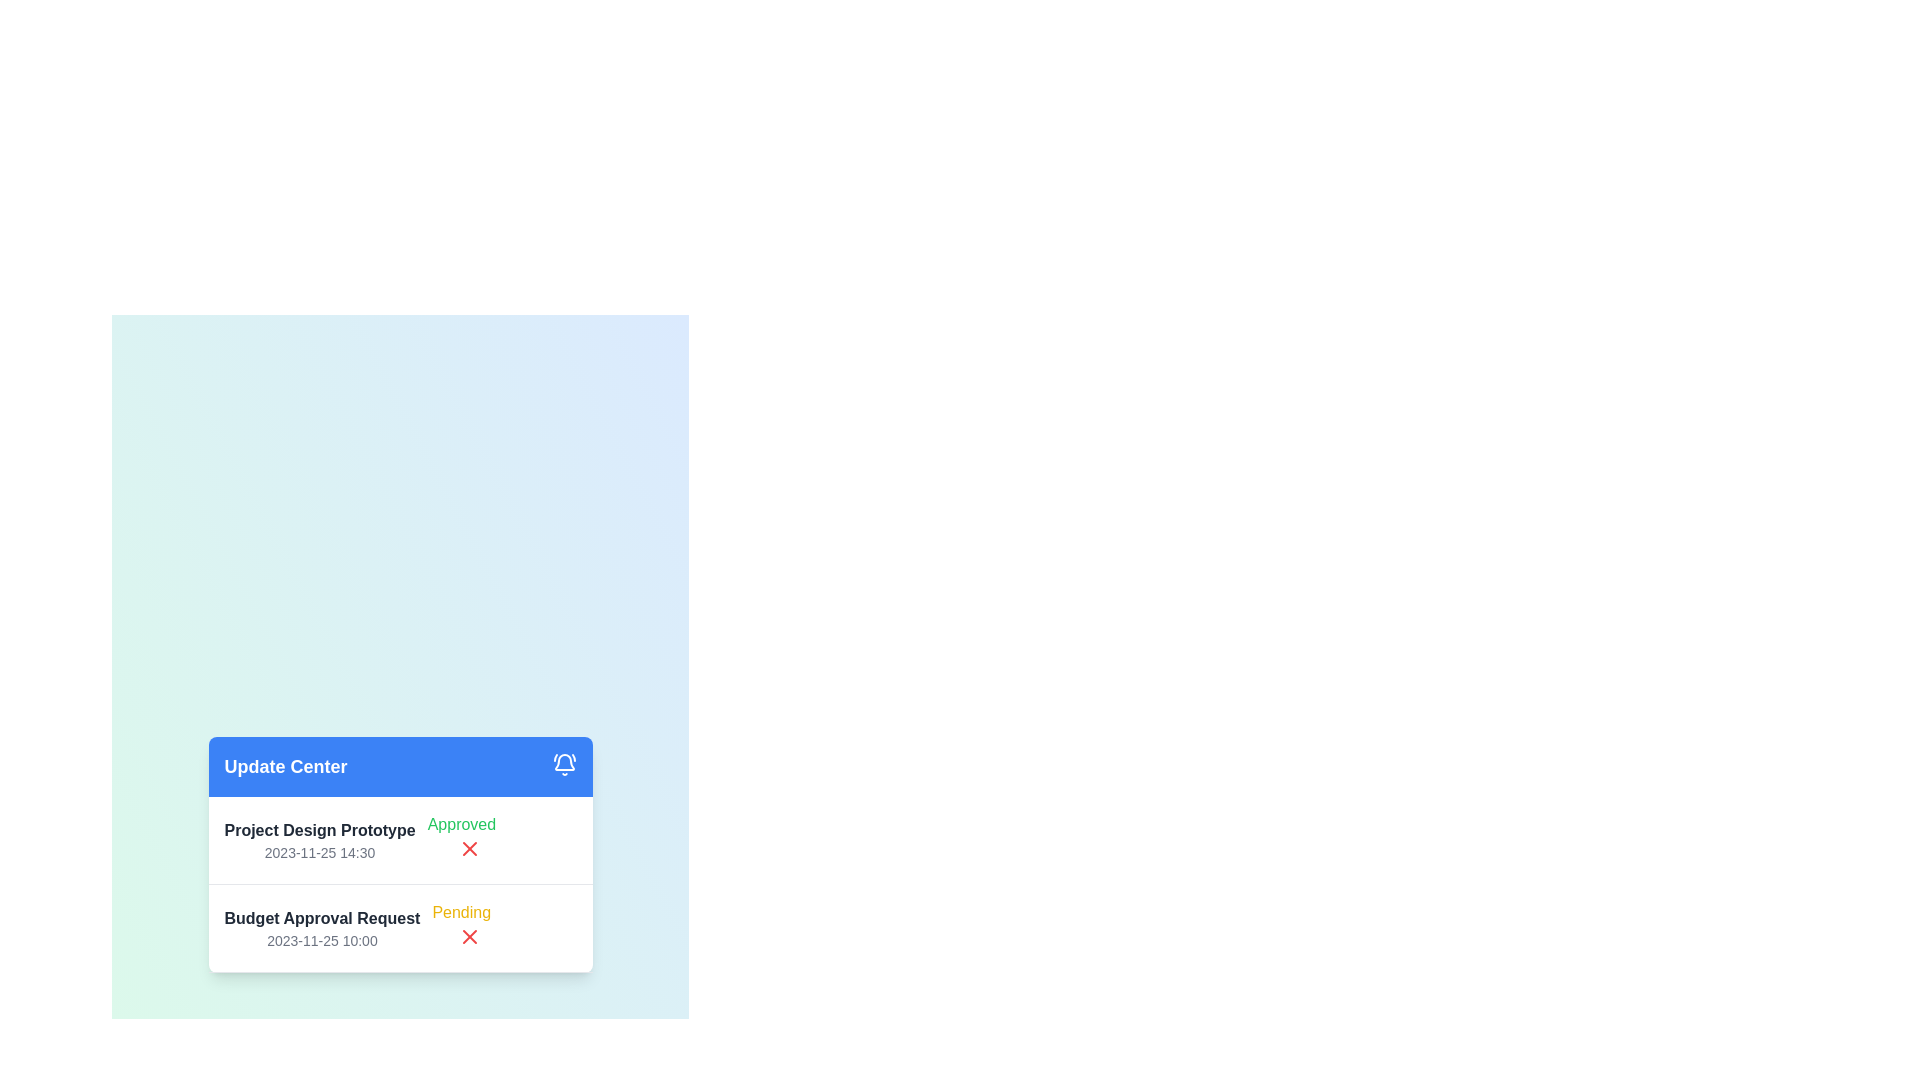 This screenshot has height=1080, width=1920. Describe the element at coordinates (460, 840) in the screenshot. I see `the 'Approved' text label, which is styled in bold green and located in the second column of the row for 'Project Design Prototype'` at that location.